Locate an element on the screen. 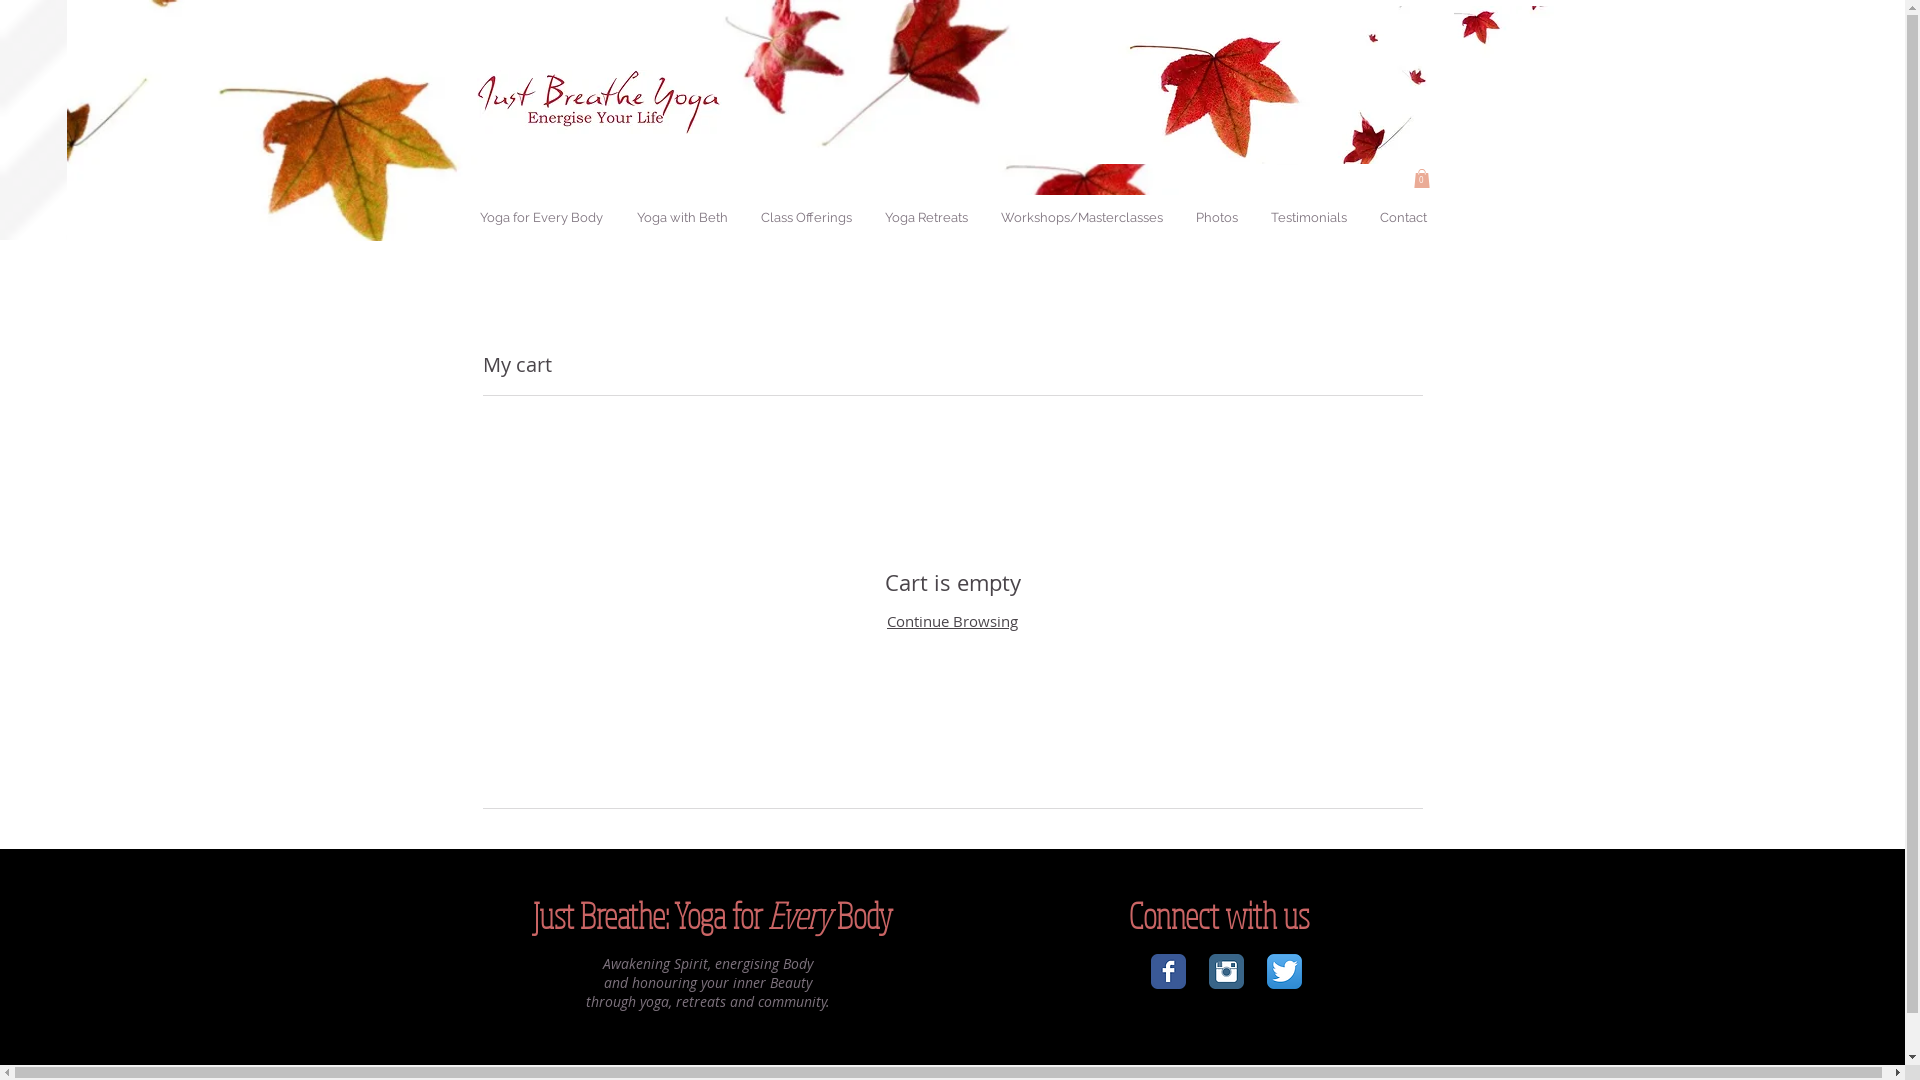 The height and width of the screenshot is (1080, 1920). 'Yoga for Every Body' is located at coordinates (463, 218).